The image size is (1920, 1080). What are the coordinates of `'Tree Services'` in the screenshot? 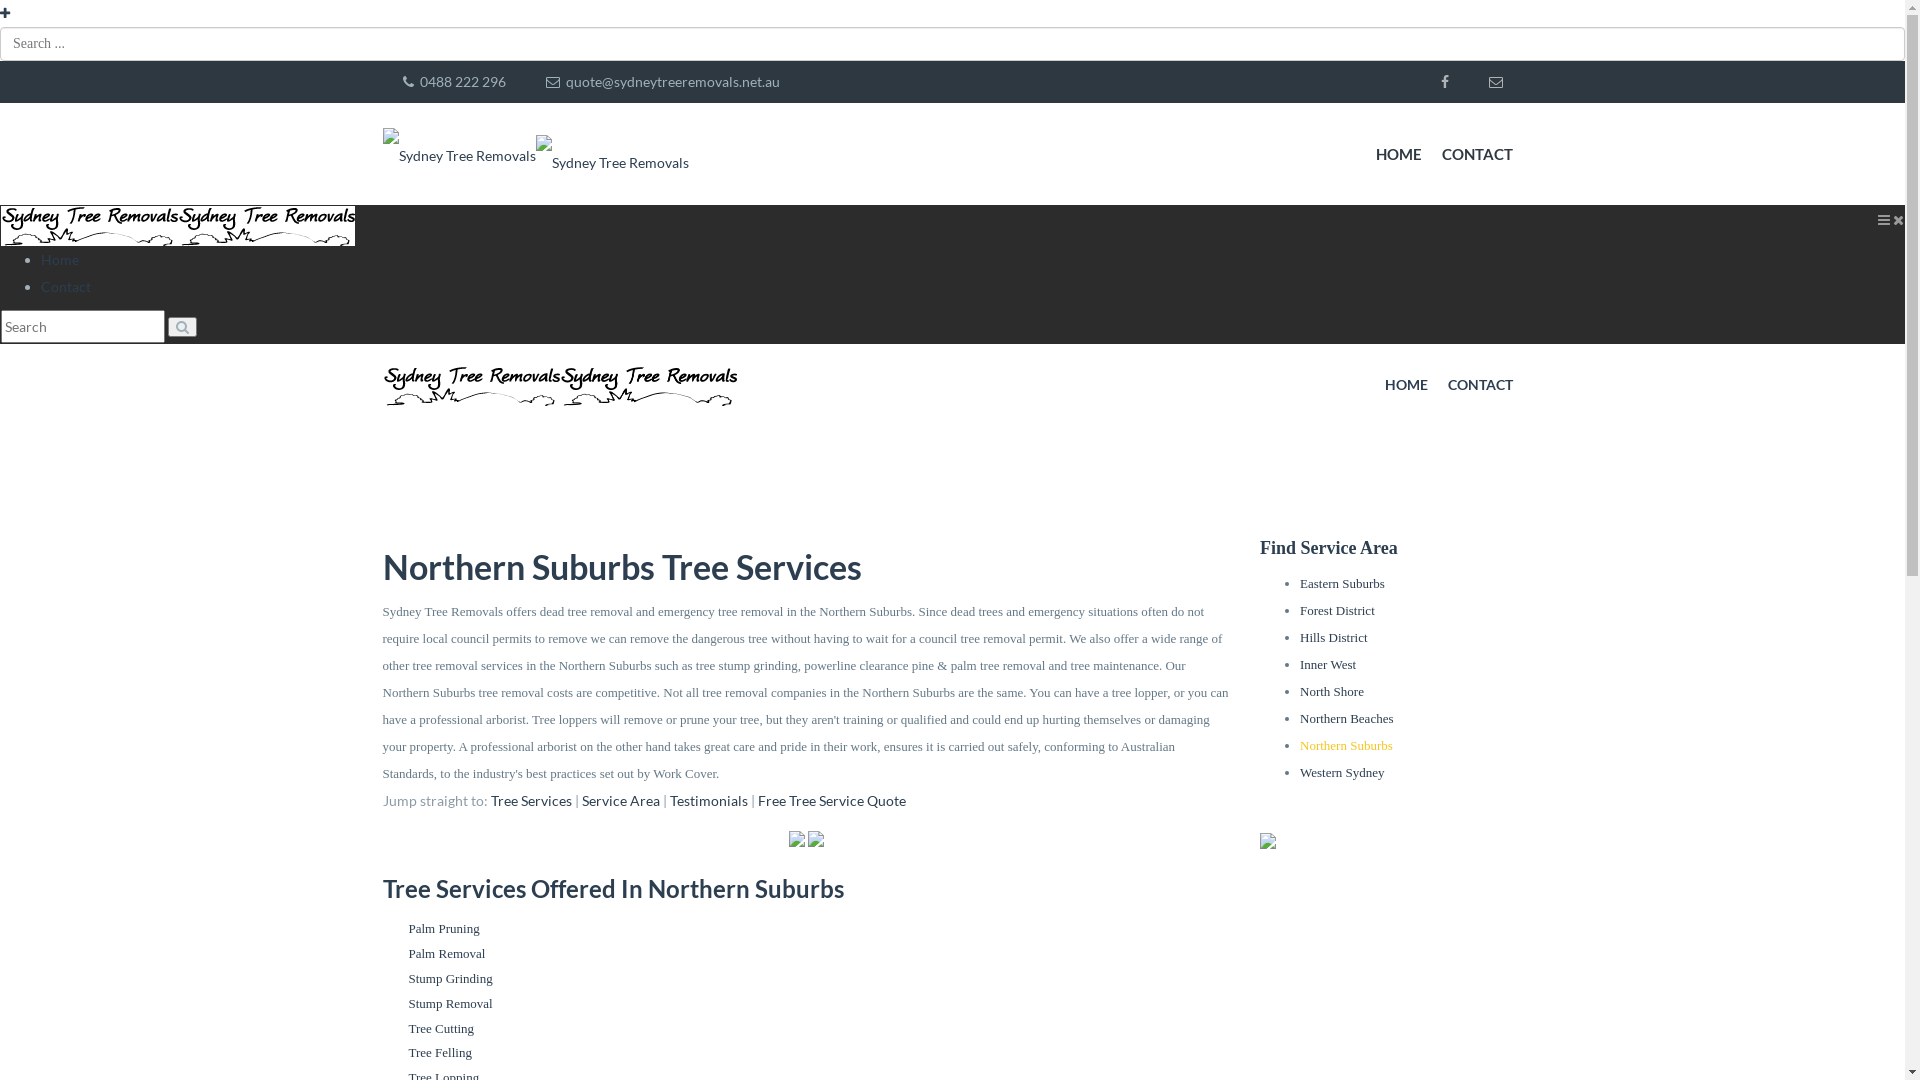 It's located at (530, 799).